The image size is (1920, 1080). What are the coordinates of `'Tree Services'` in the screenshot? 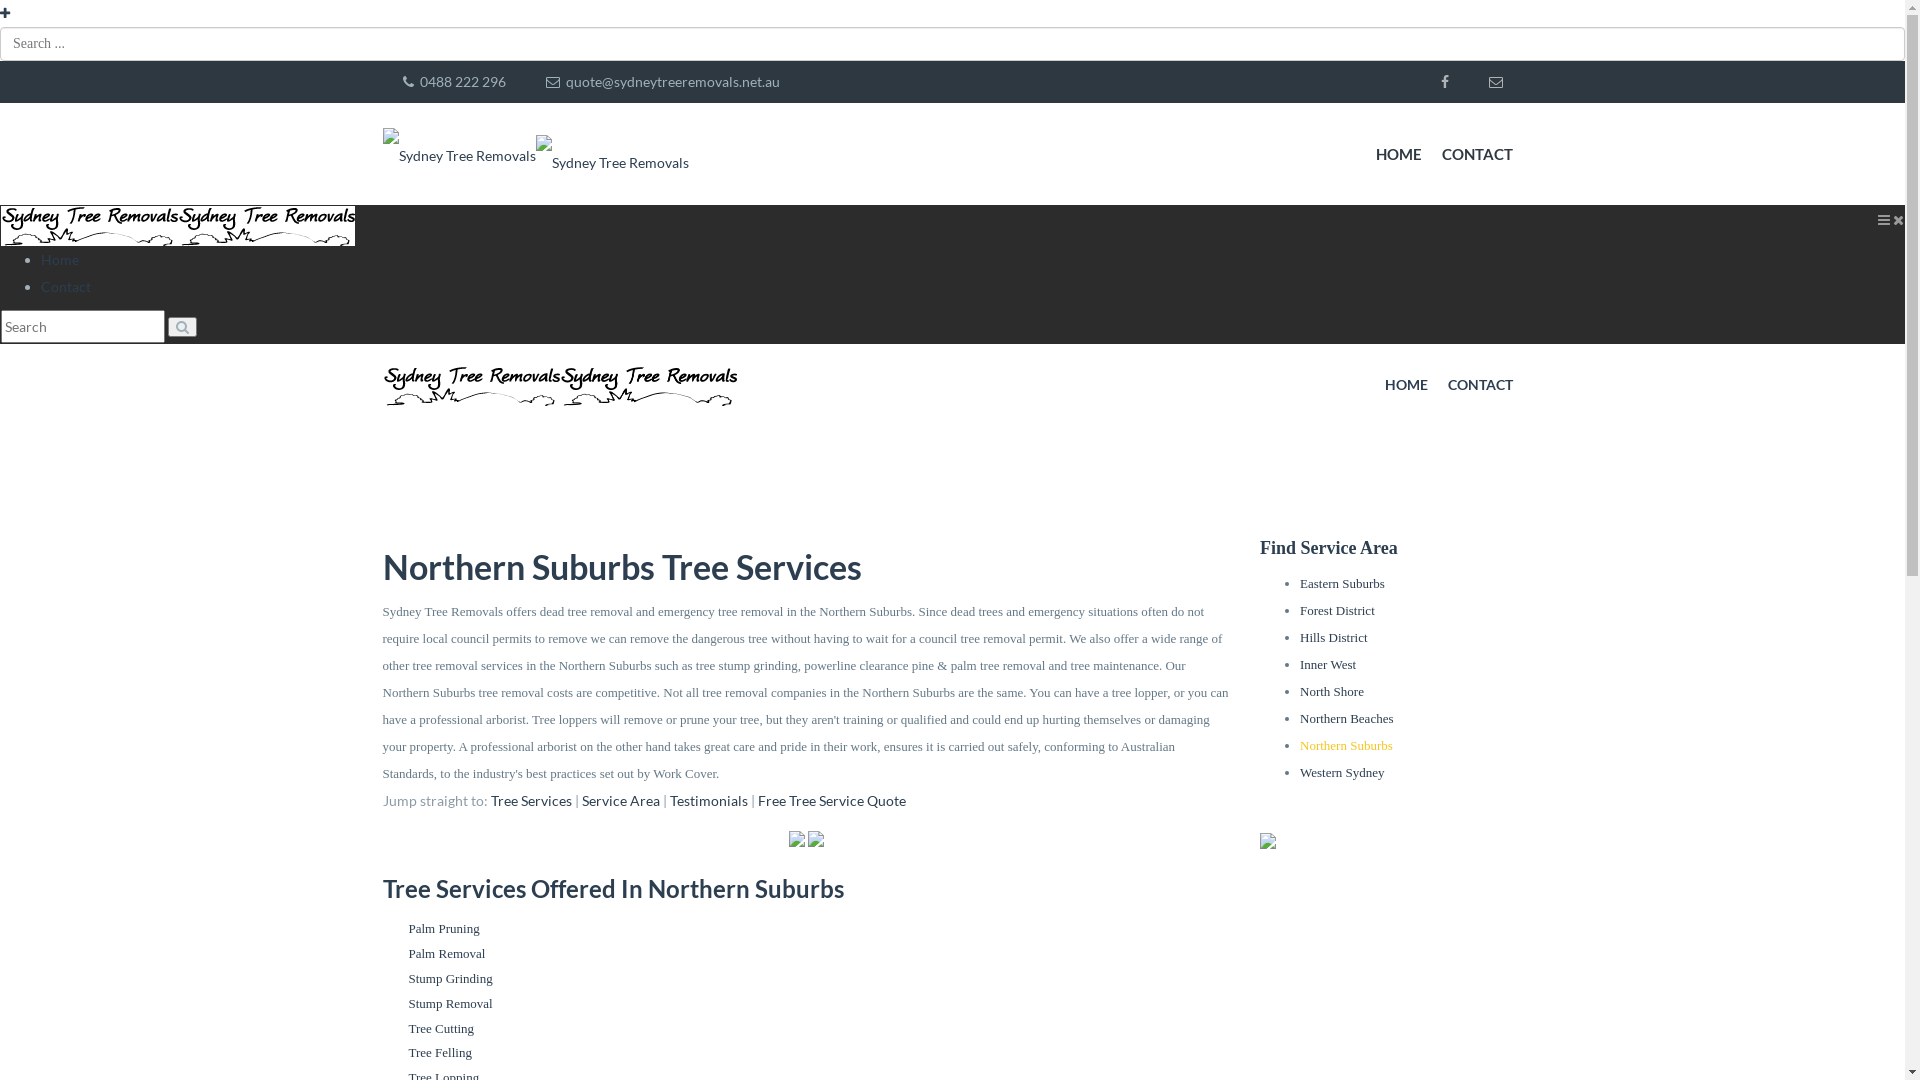 It's located at (530, 799).